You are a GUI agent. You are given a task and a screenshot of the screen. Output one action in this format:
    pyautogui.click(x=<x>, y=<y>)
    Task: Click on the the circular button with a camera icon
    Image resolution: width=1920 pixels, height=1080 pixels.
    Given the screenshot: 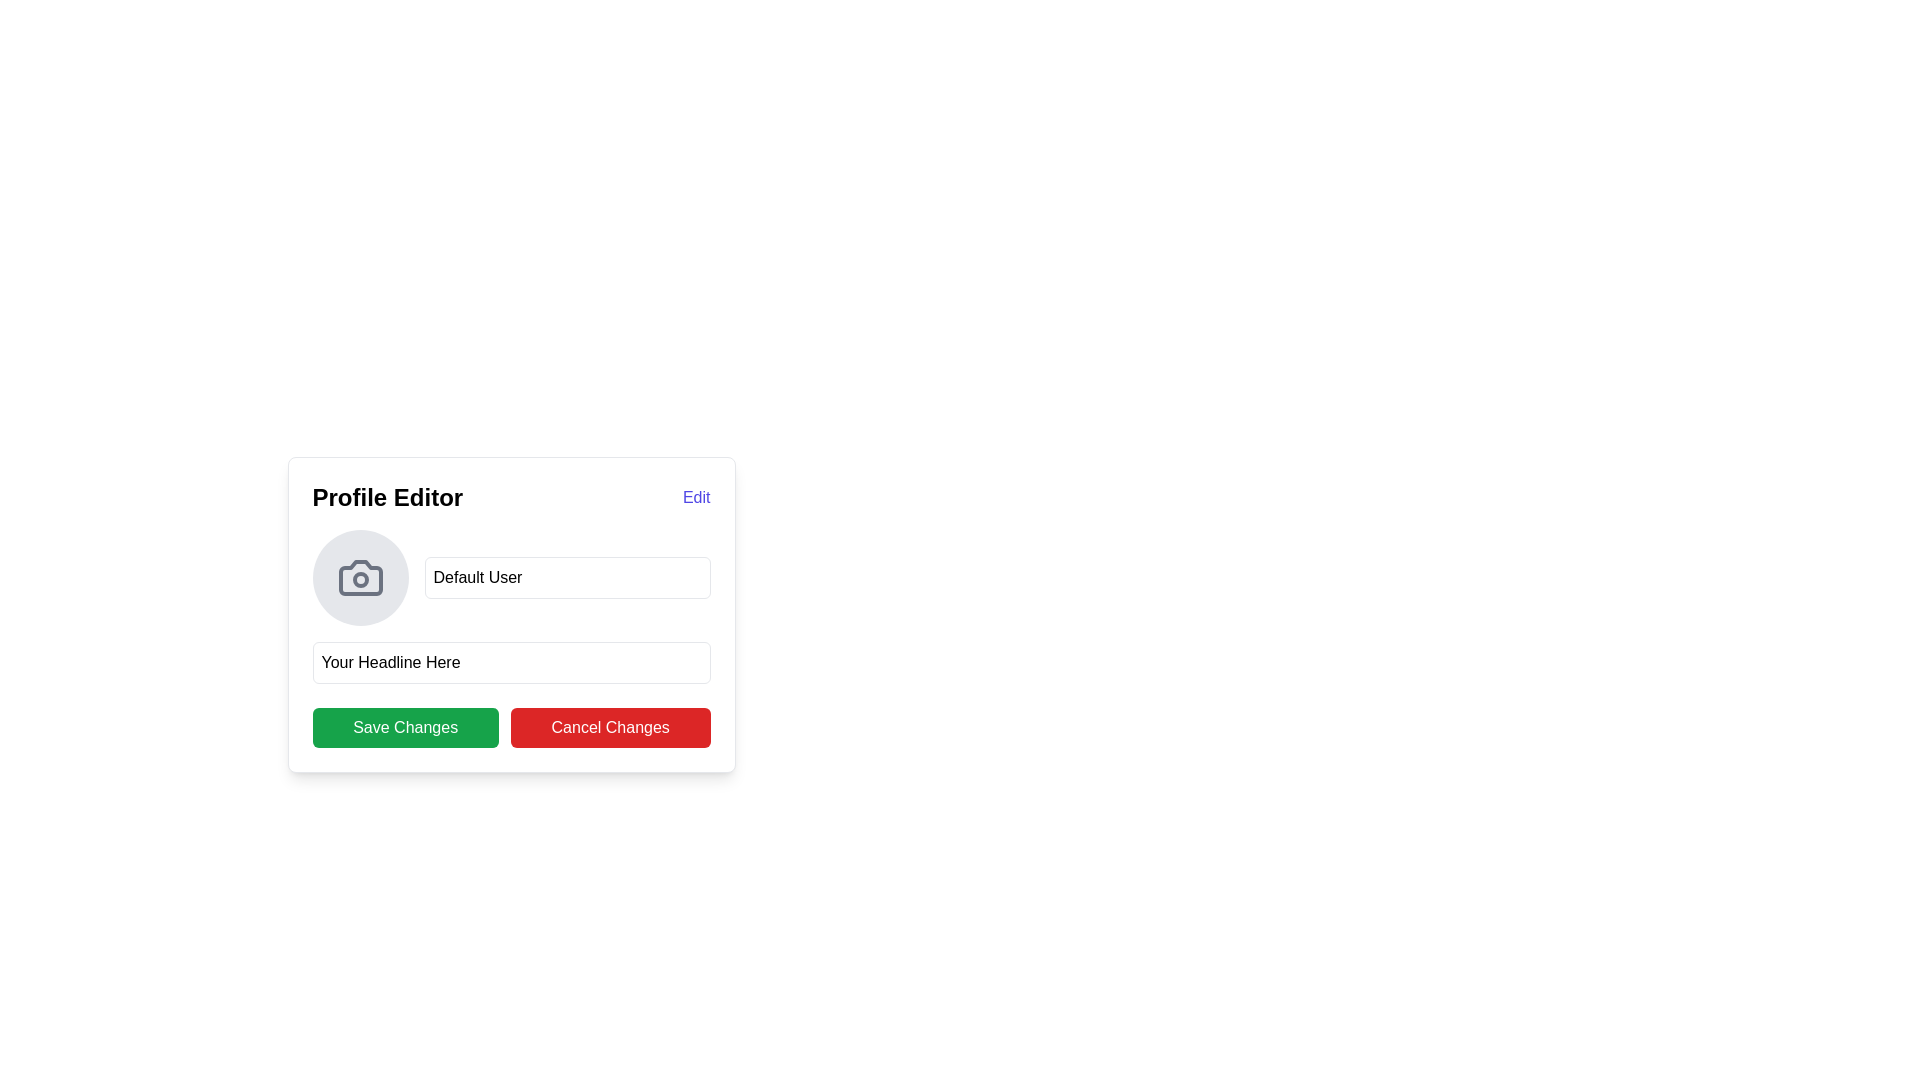 What is the action you would take?
    pyautogui.click(x=360, y=578)
    